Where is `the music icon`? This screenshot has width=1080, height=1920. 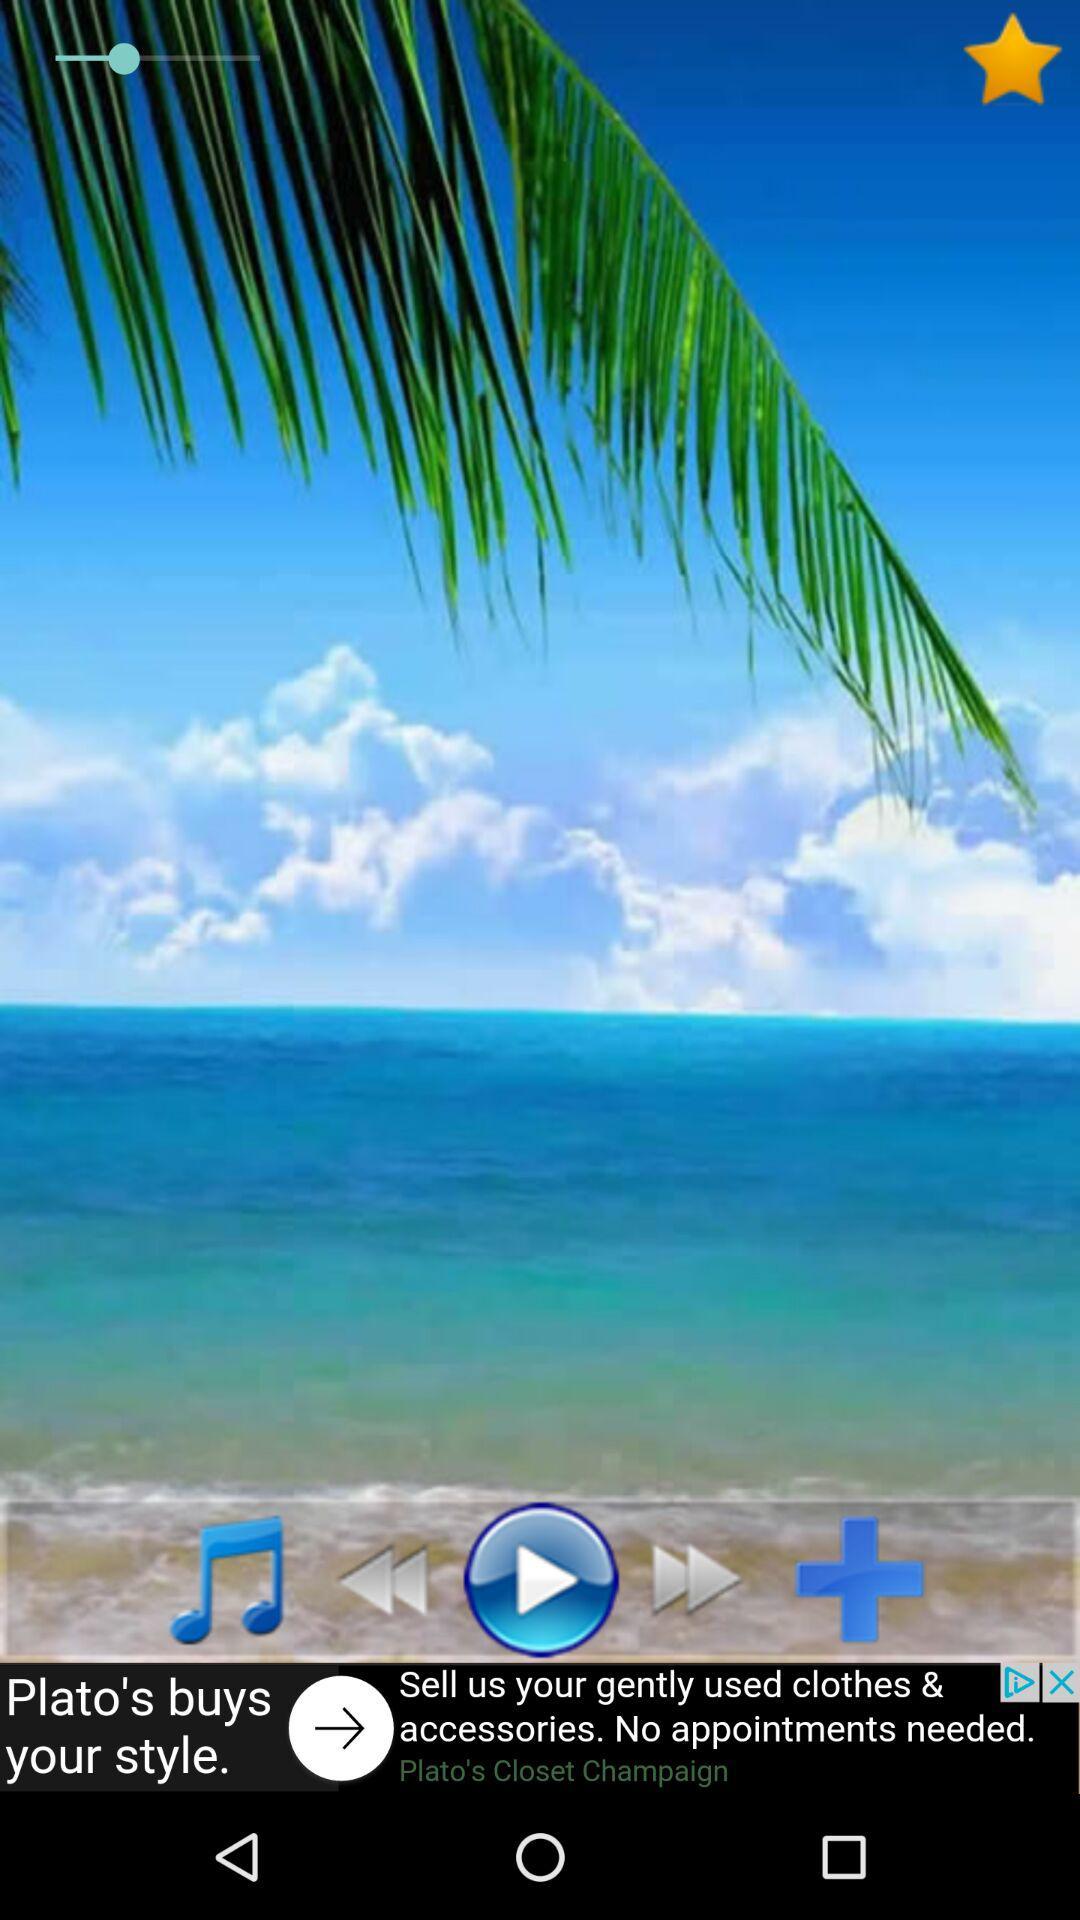
the music icon is located at coordinates (204, 1577).